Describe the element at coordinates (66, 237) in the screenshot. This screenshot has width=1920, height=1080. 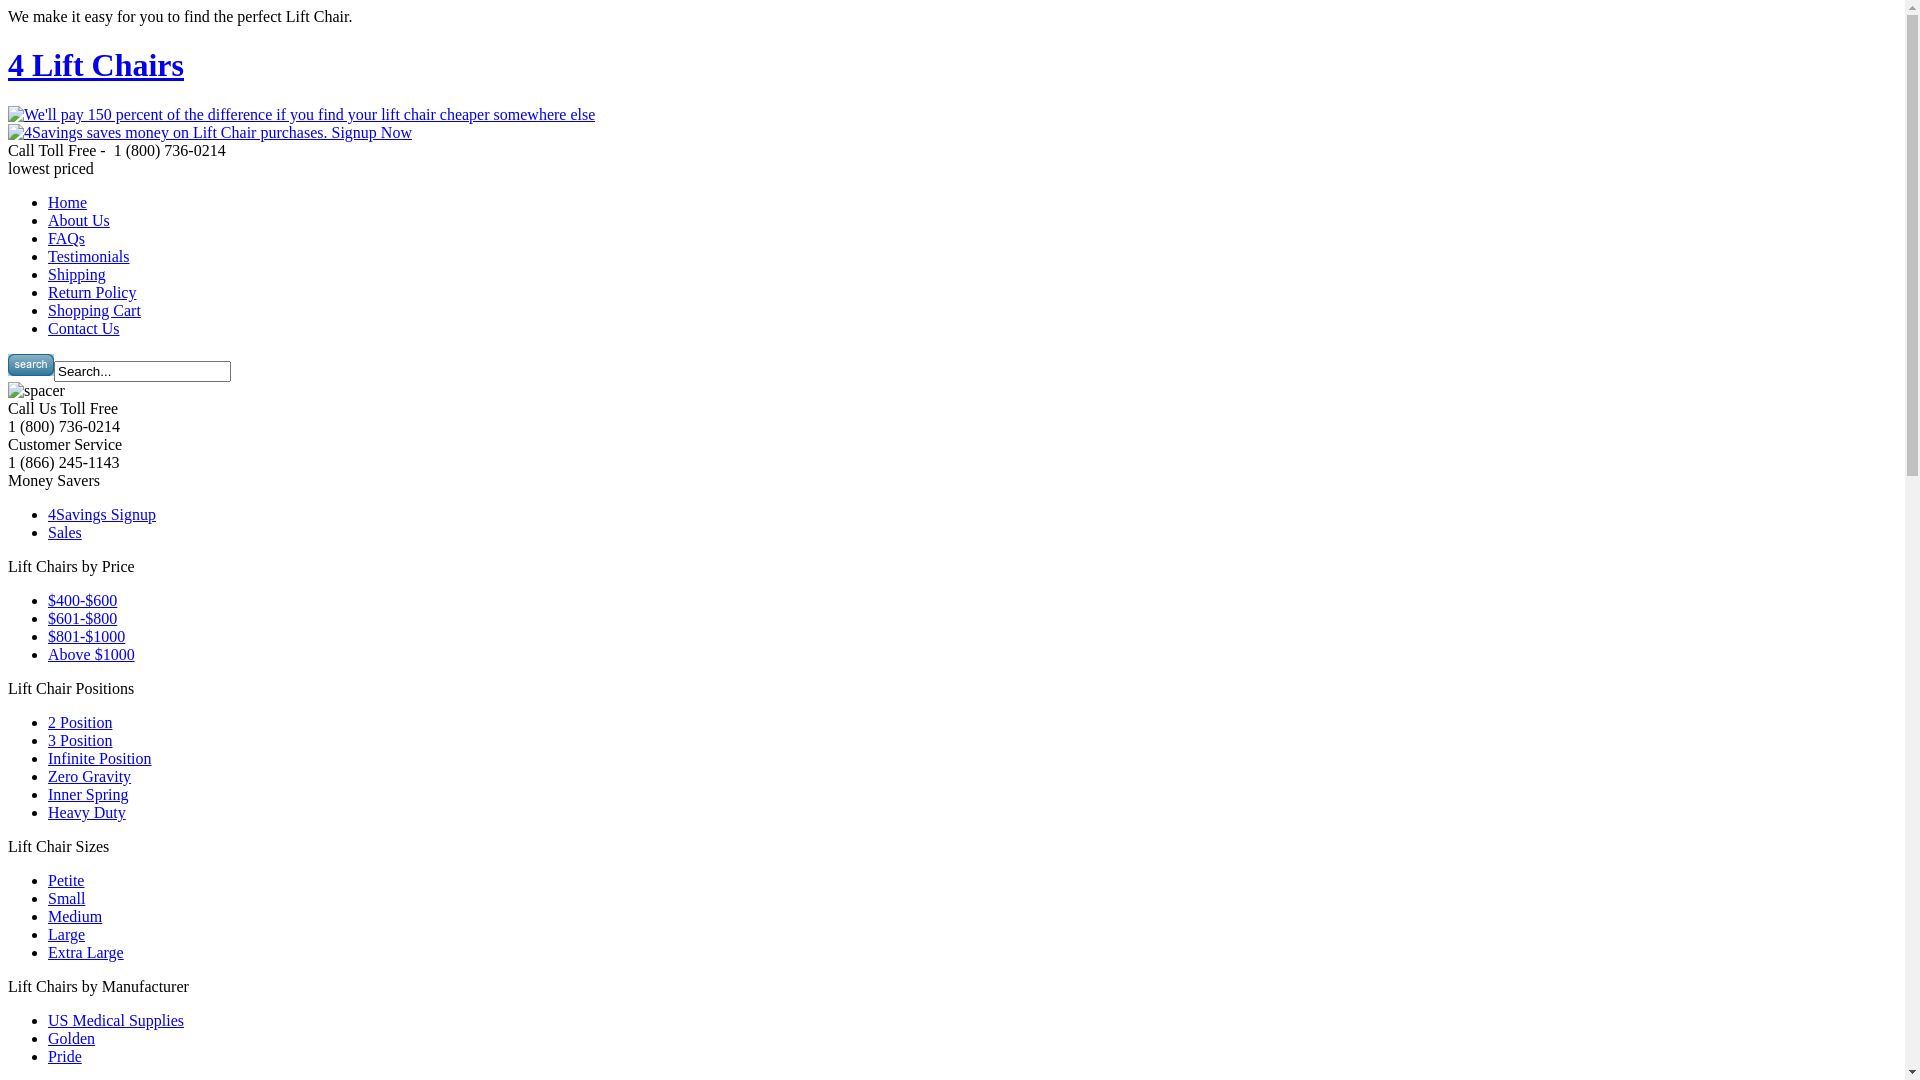
I see `'FAQs'` at that location.